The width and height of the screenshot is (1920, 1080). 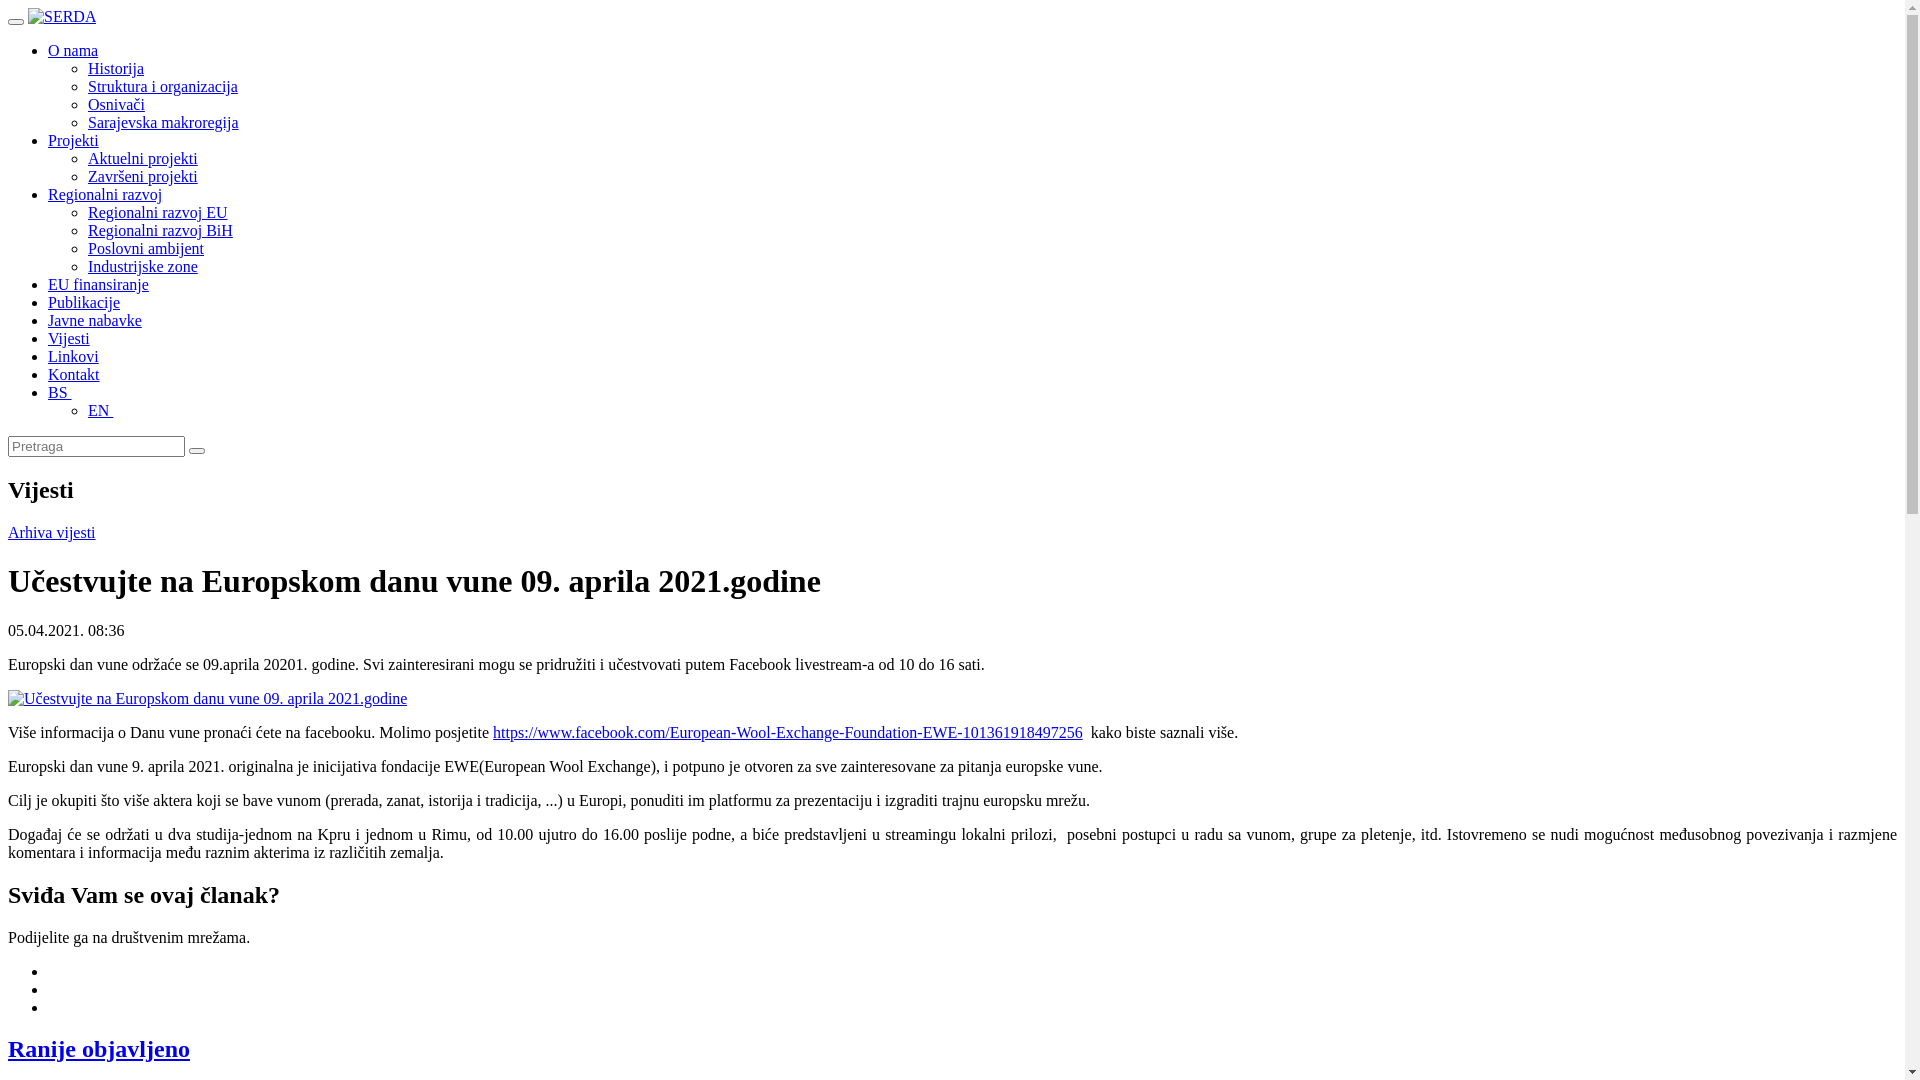 I want to click on 'Vijesti', so click(x=68, y=337).